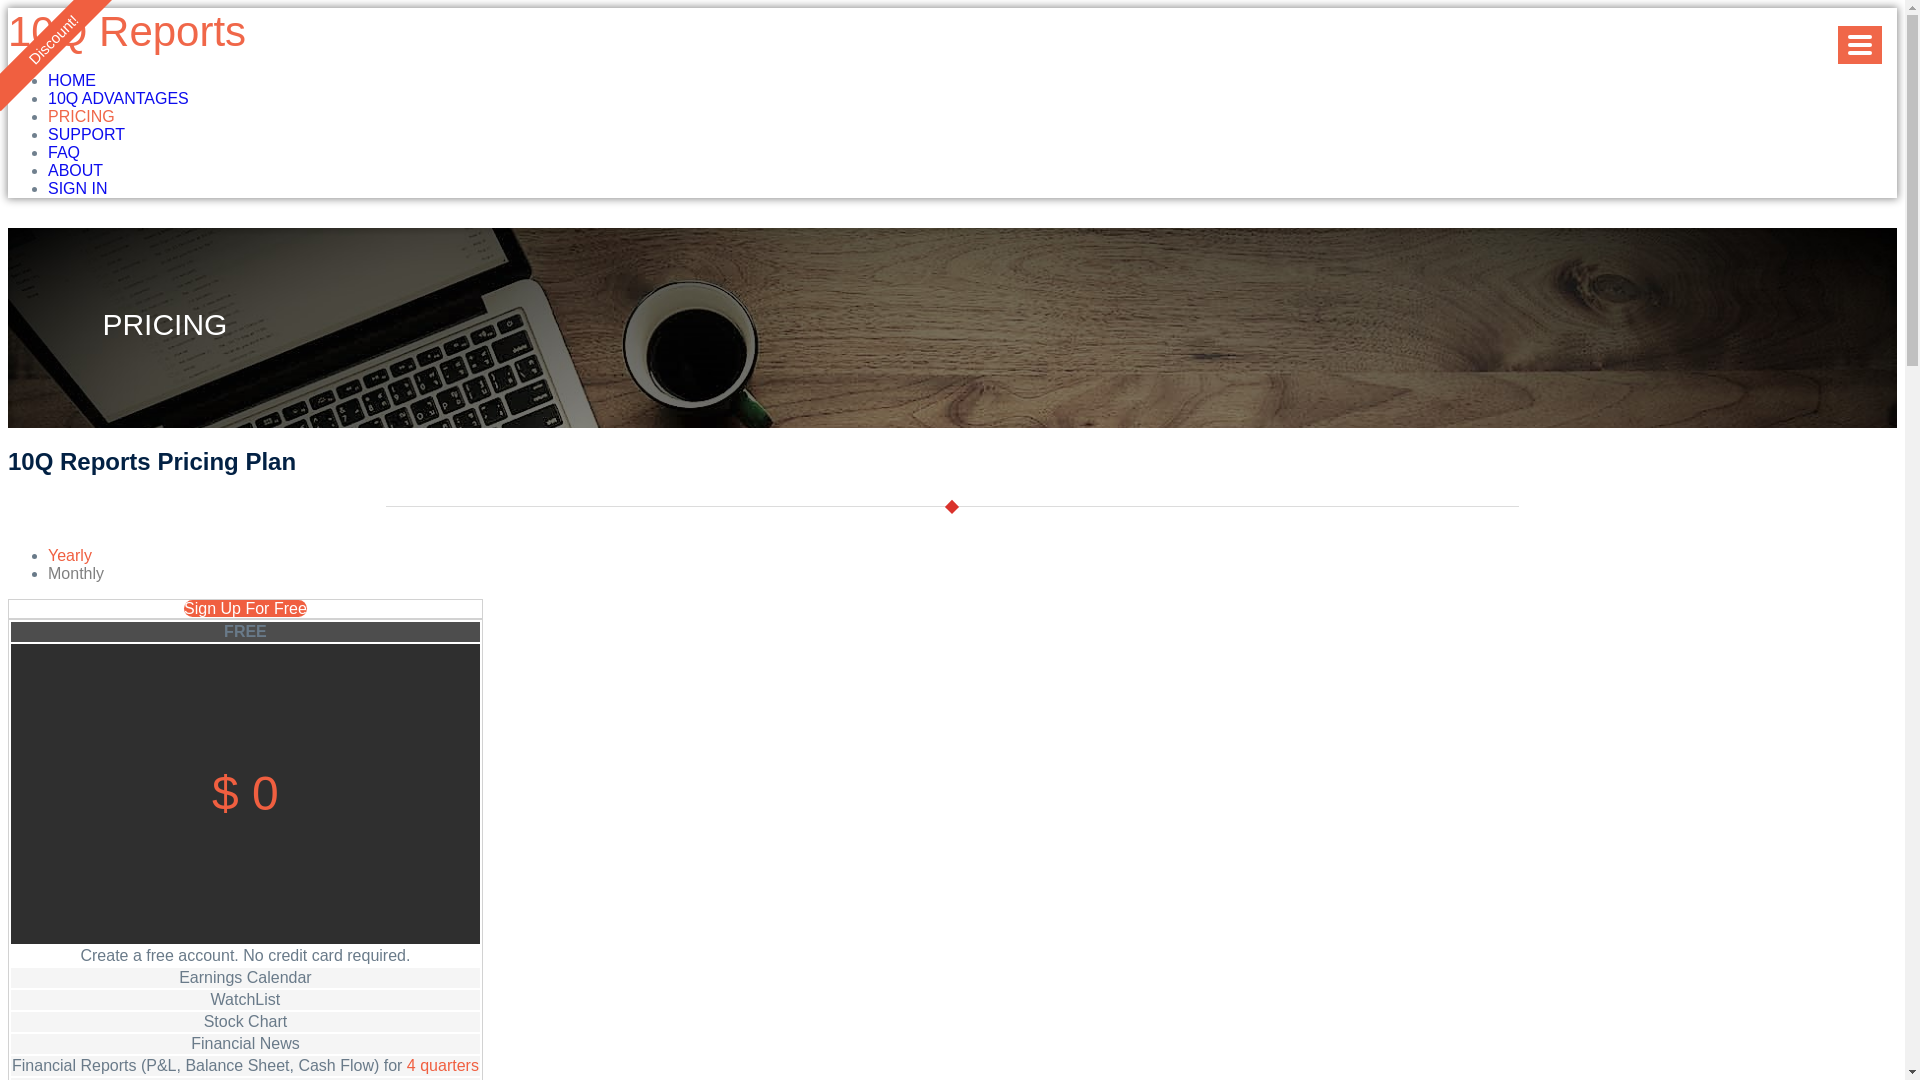  I want to click on 'SIGN IN', so click(48, 188).